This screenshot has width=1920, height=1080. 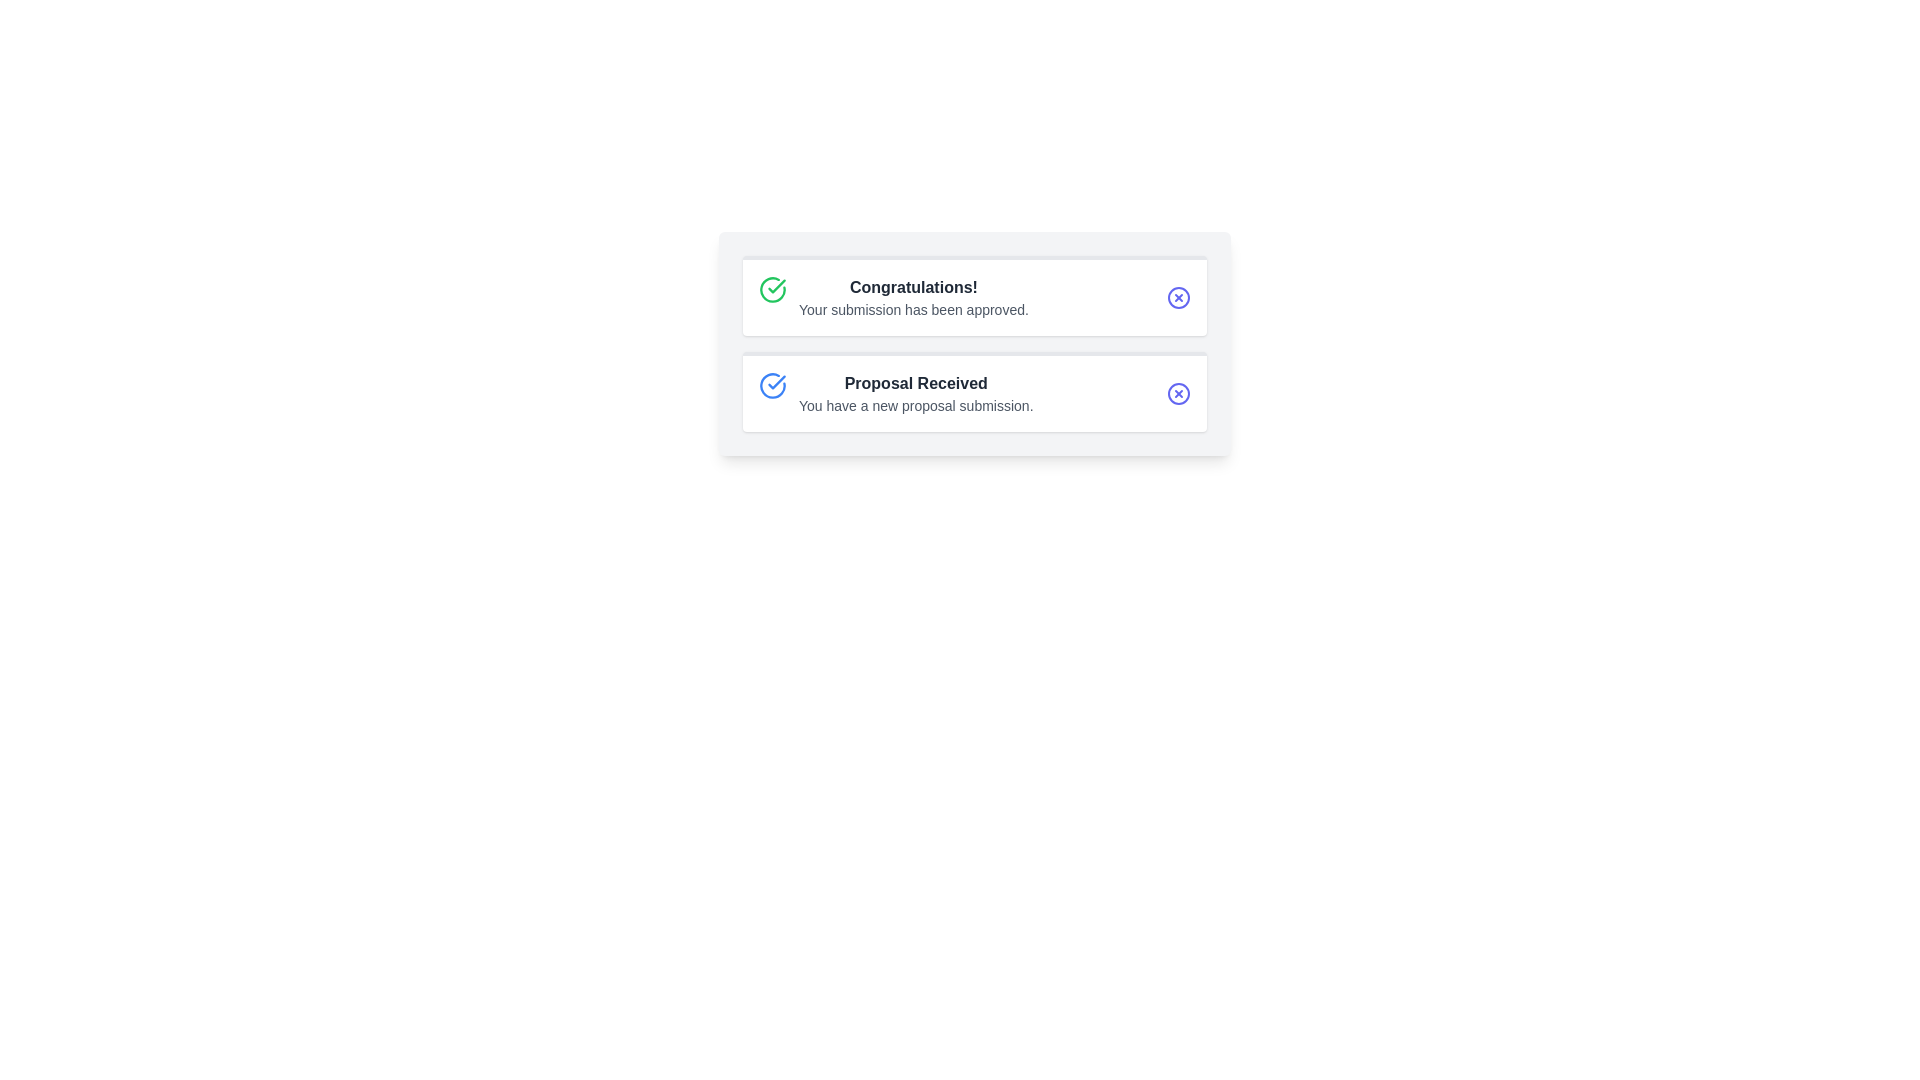 What do you see at coordinates (915, 384) in the screenshot?
I see `bolded dark gray text label that states 'Proposal Received', located in the upper portion of the second notification card` at bounding box center [915, 384].